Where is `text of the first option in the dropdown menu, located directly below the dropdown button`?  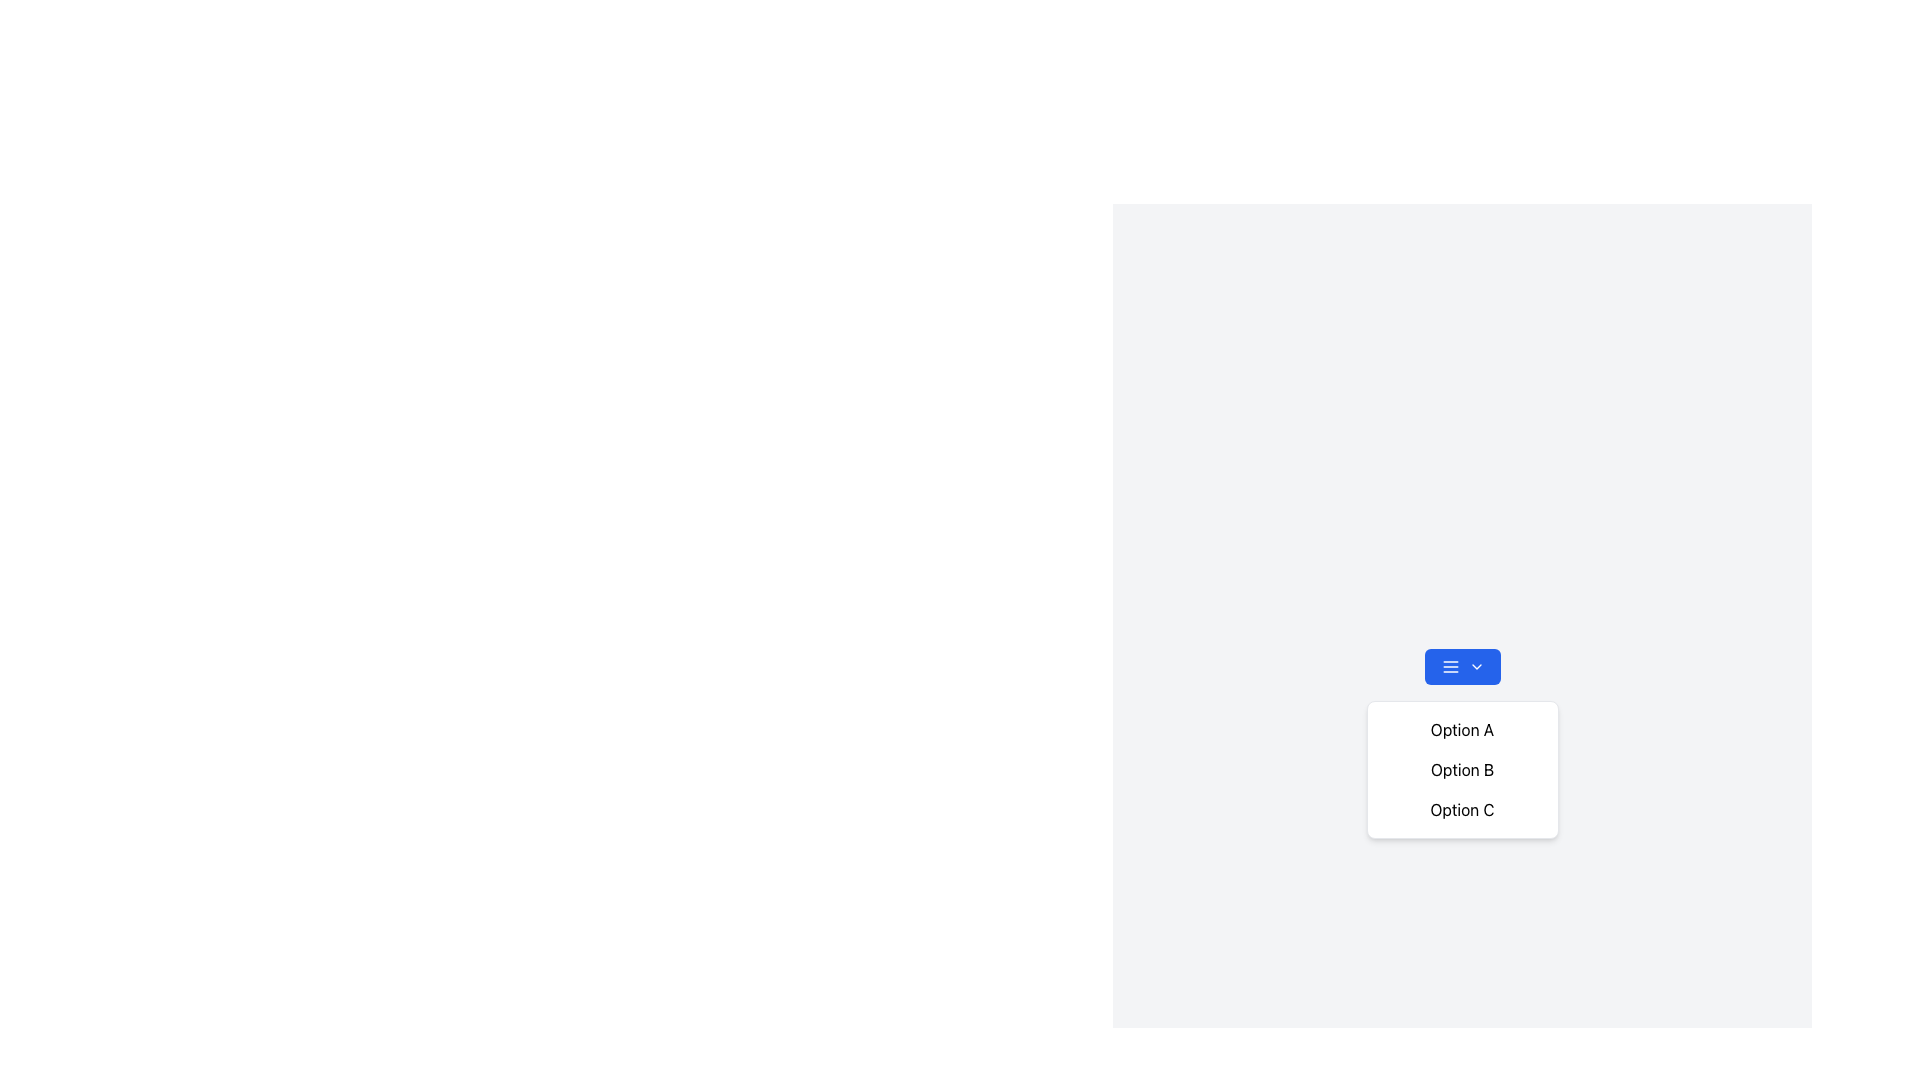 text of the first option in the dropdown menu, located directly below the dropdown button is located at coordinates (1462, 729).